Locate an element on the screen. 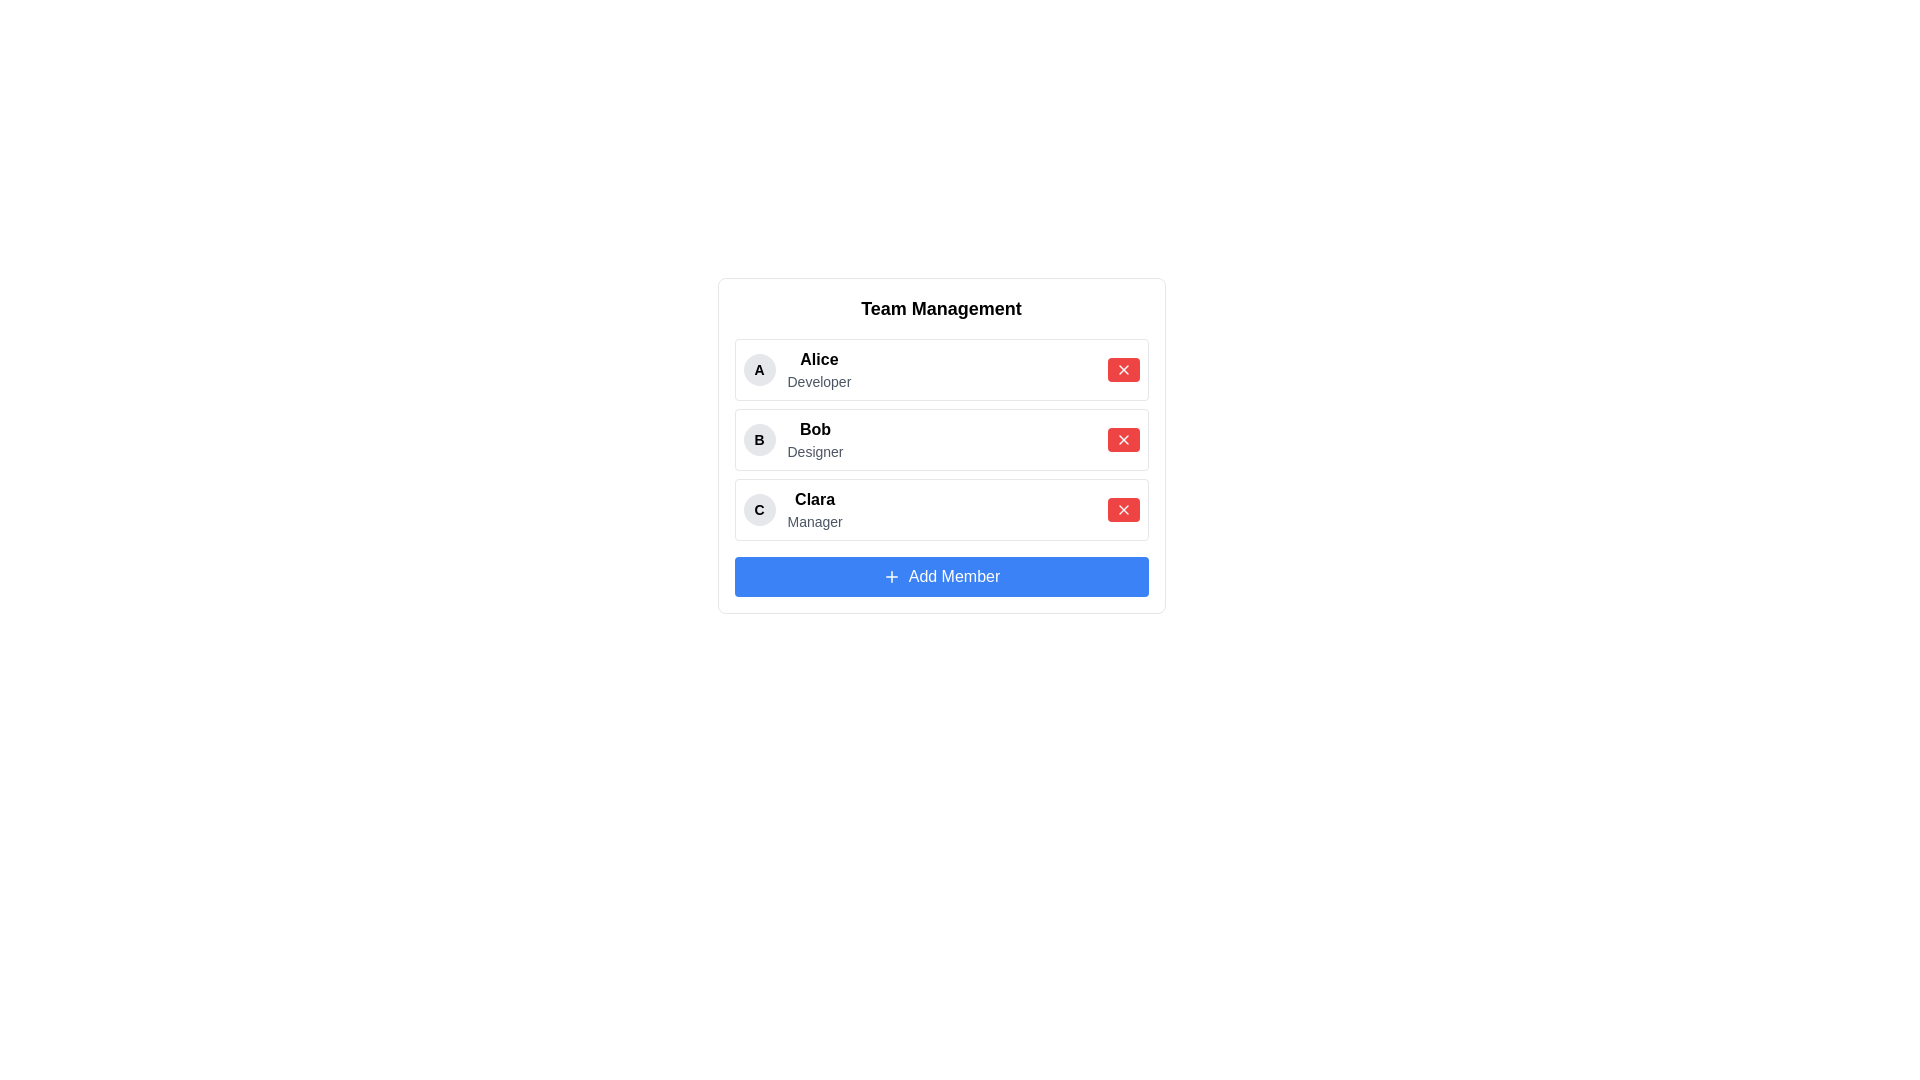  the first entry in the team management interface list is located at coordinates (796, 370).